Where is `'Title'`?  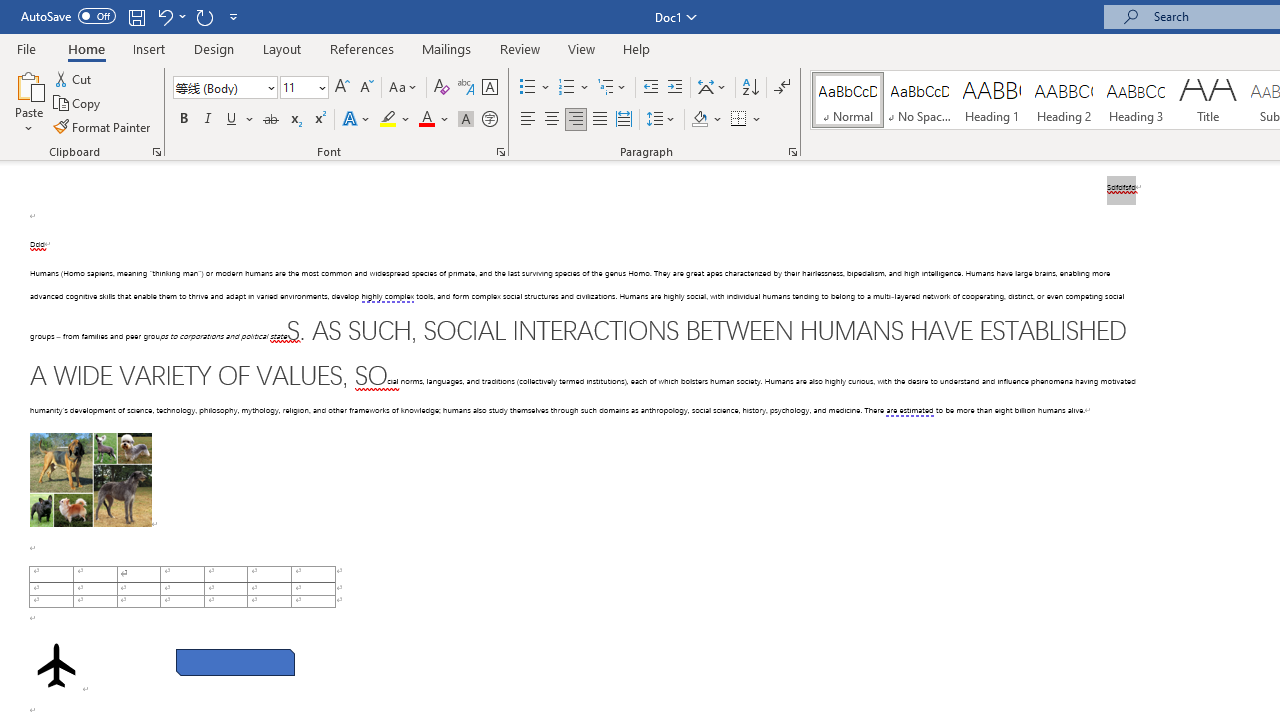 'Title' is located at coordinates (1207, 100).